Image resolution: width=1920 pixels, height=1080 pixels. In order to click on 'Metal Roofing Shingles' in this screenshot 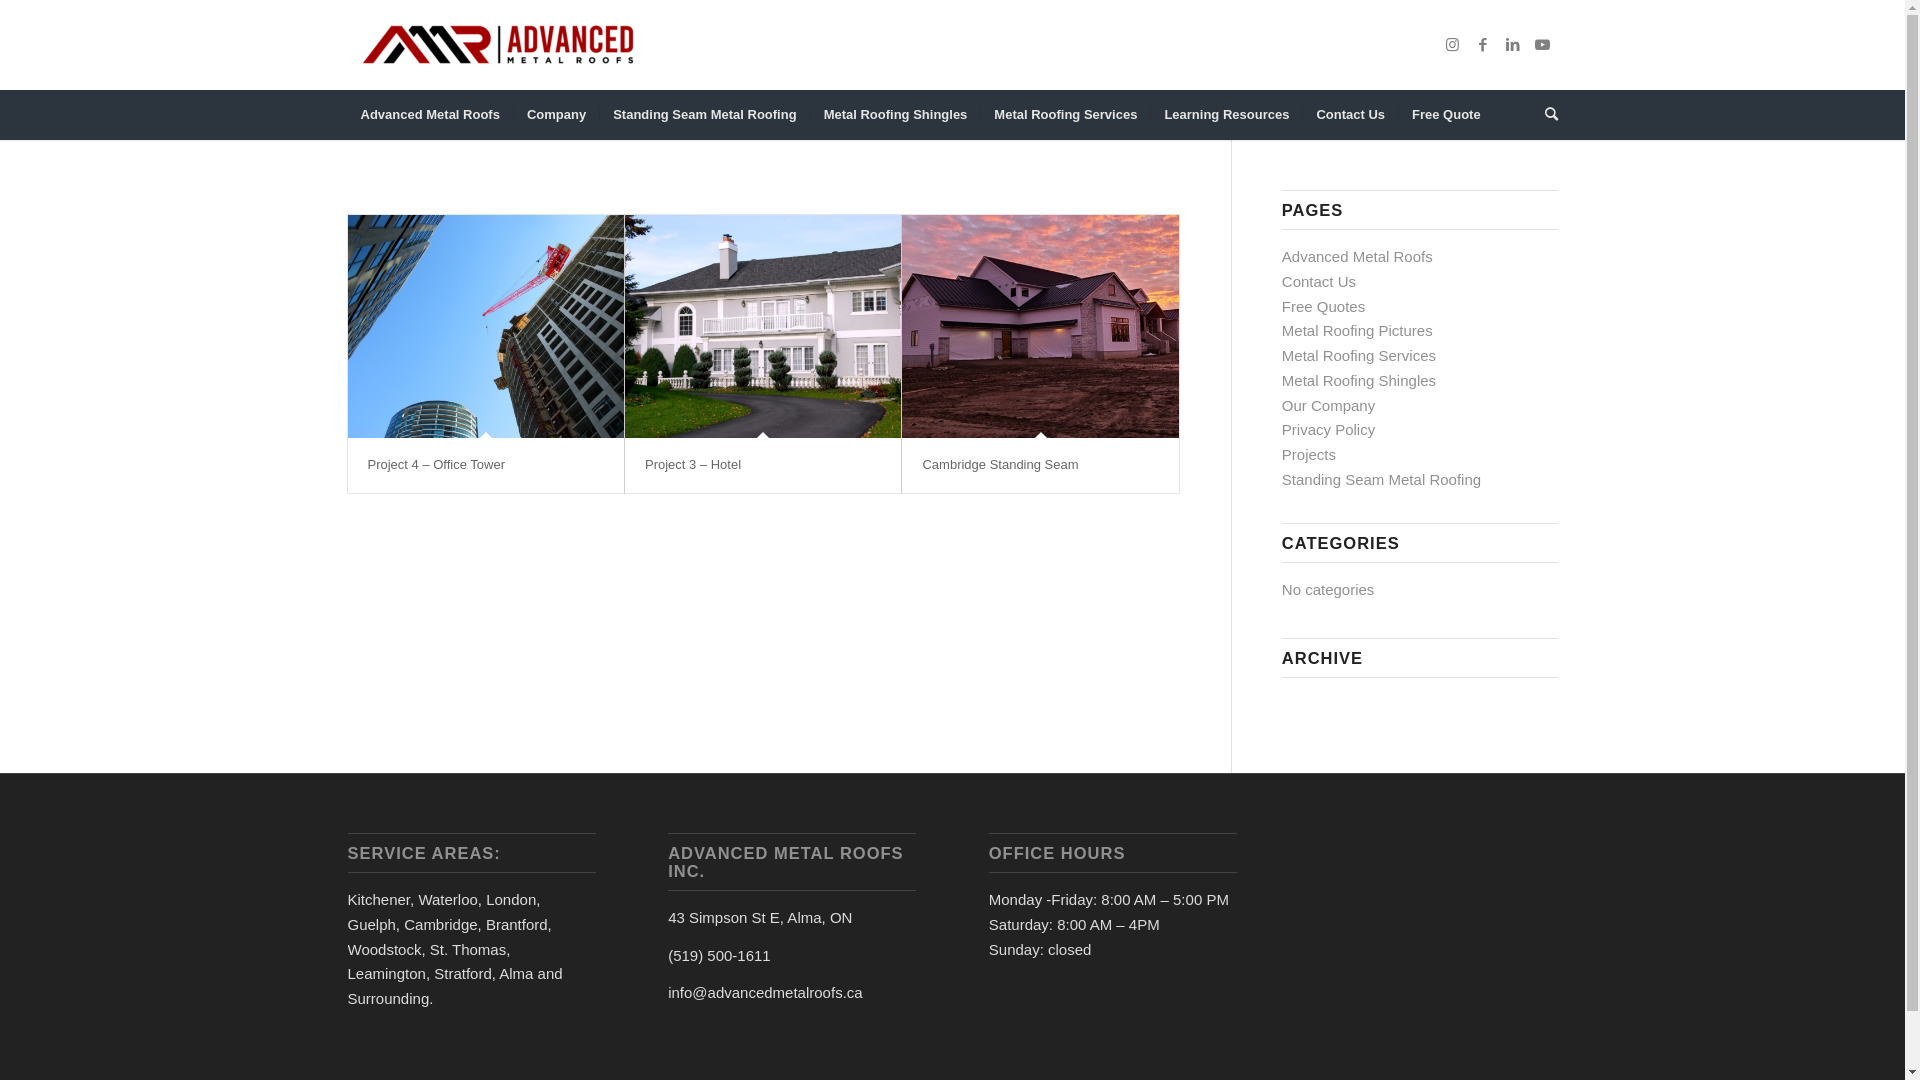, I will do `click(894, 115)`.